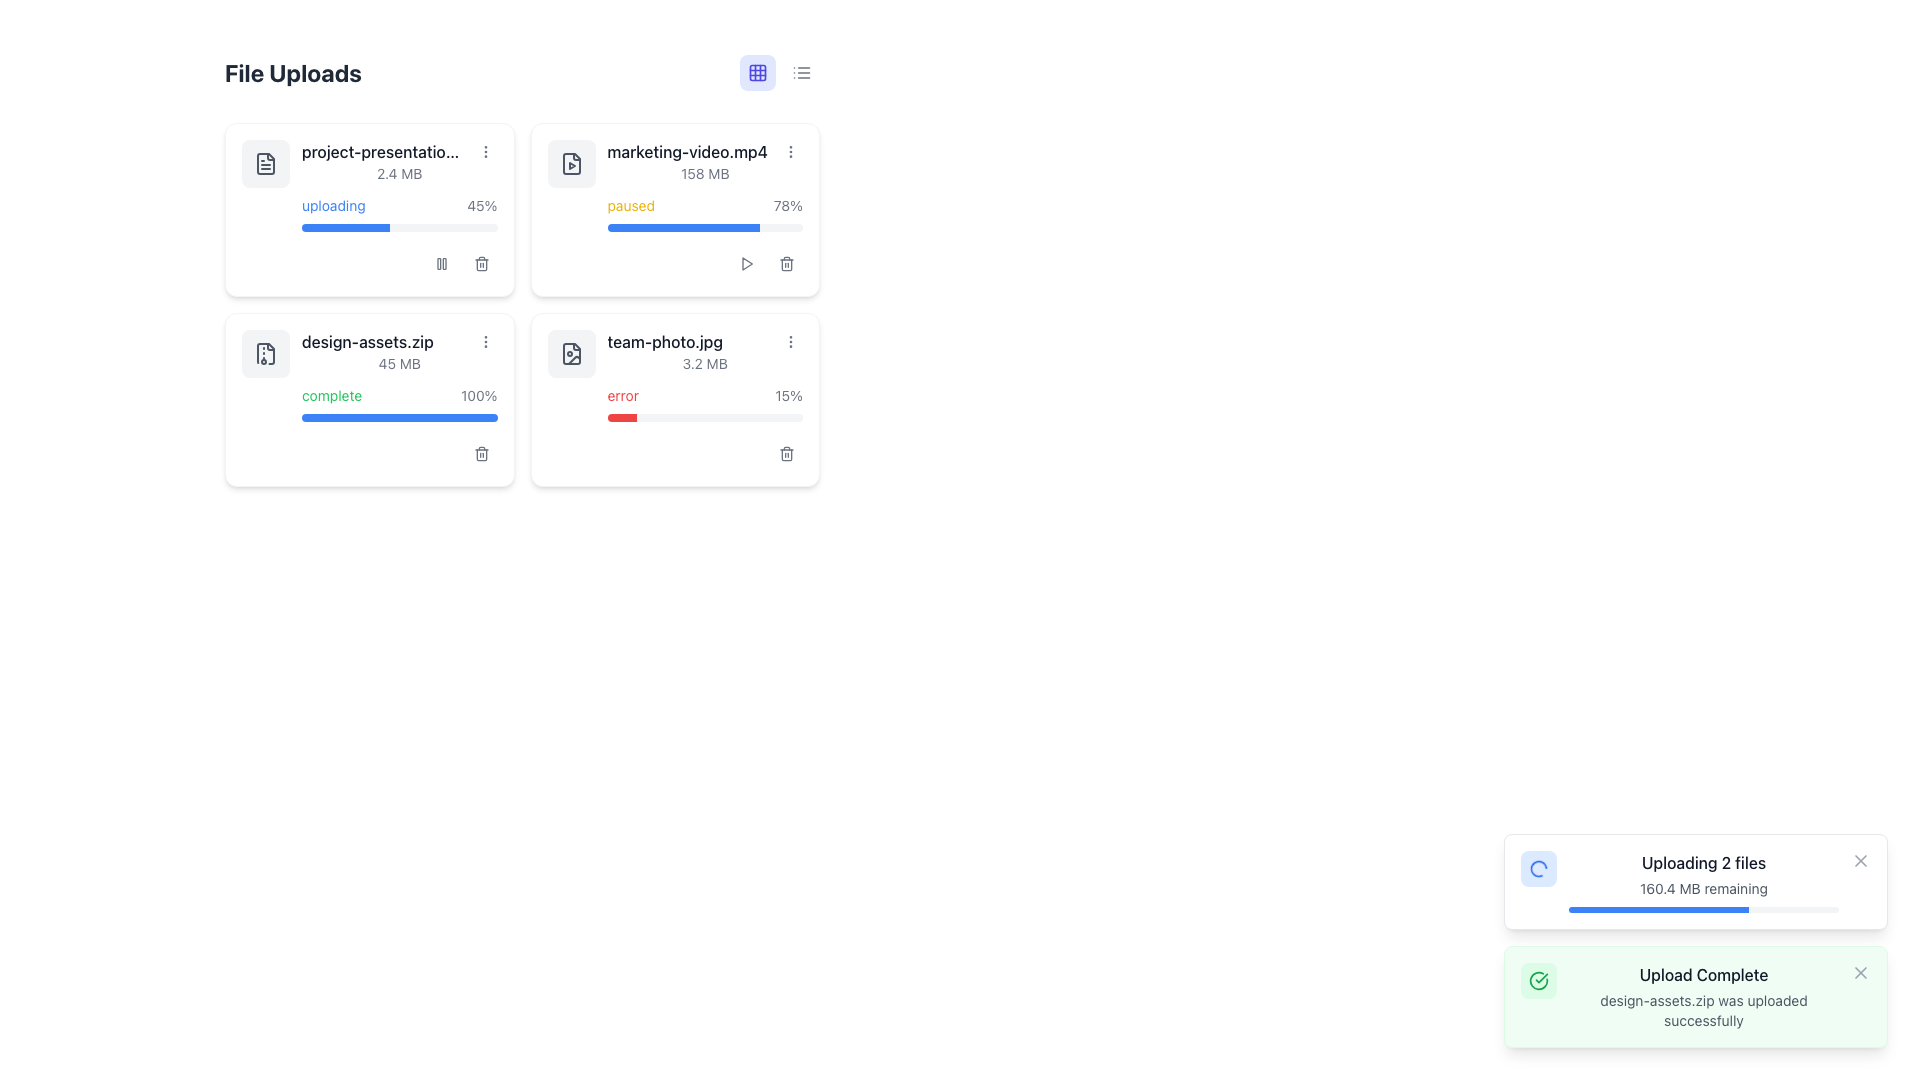 This screenshot has height=1080, width=1920. Describe the element at coordinates (786, 454) in the screenshot. I see `the delete button, represented by a small square icon with a trash can graphic, located at the bottom-right corner of the card for the file 'team-photo.jpg'` at that location.